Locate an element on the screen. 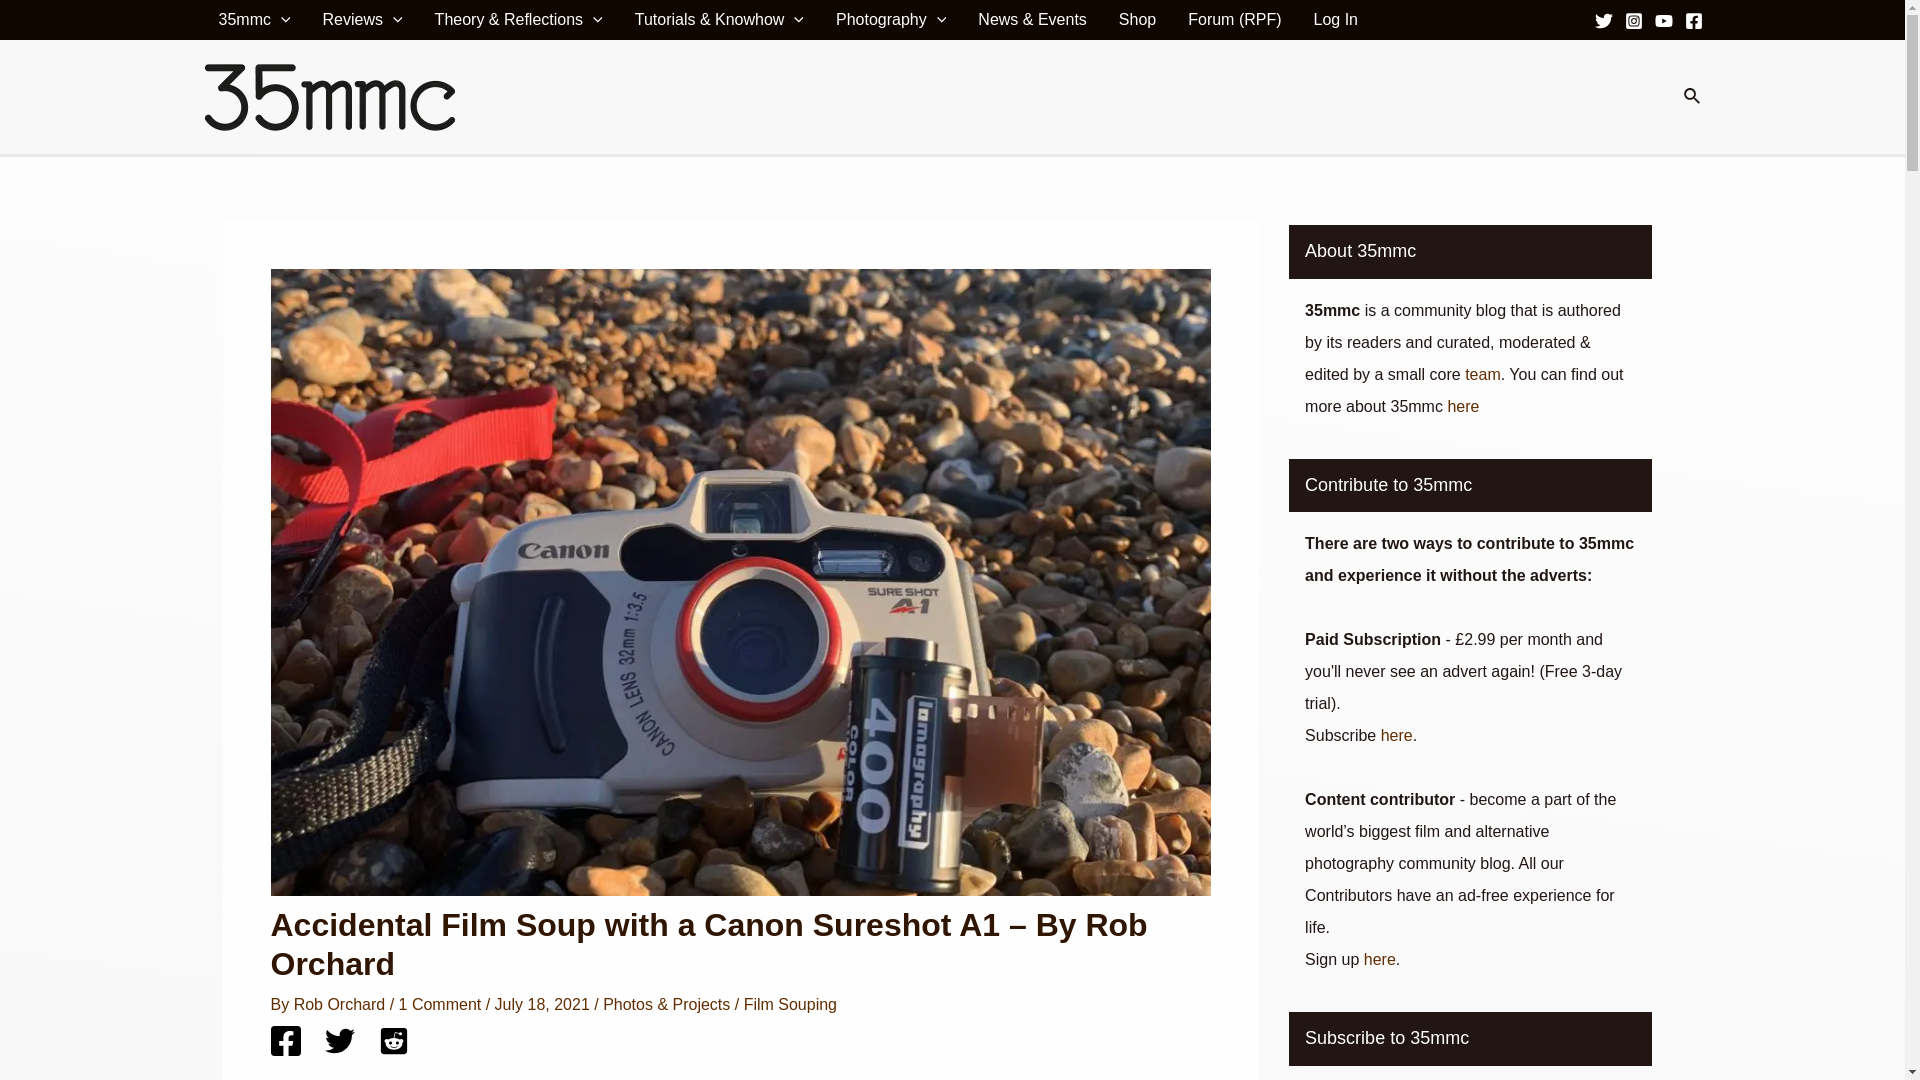 The image size is (1920, 1080). 'here' is located at coordinates (1395, 735).